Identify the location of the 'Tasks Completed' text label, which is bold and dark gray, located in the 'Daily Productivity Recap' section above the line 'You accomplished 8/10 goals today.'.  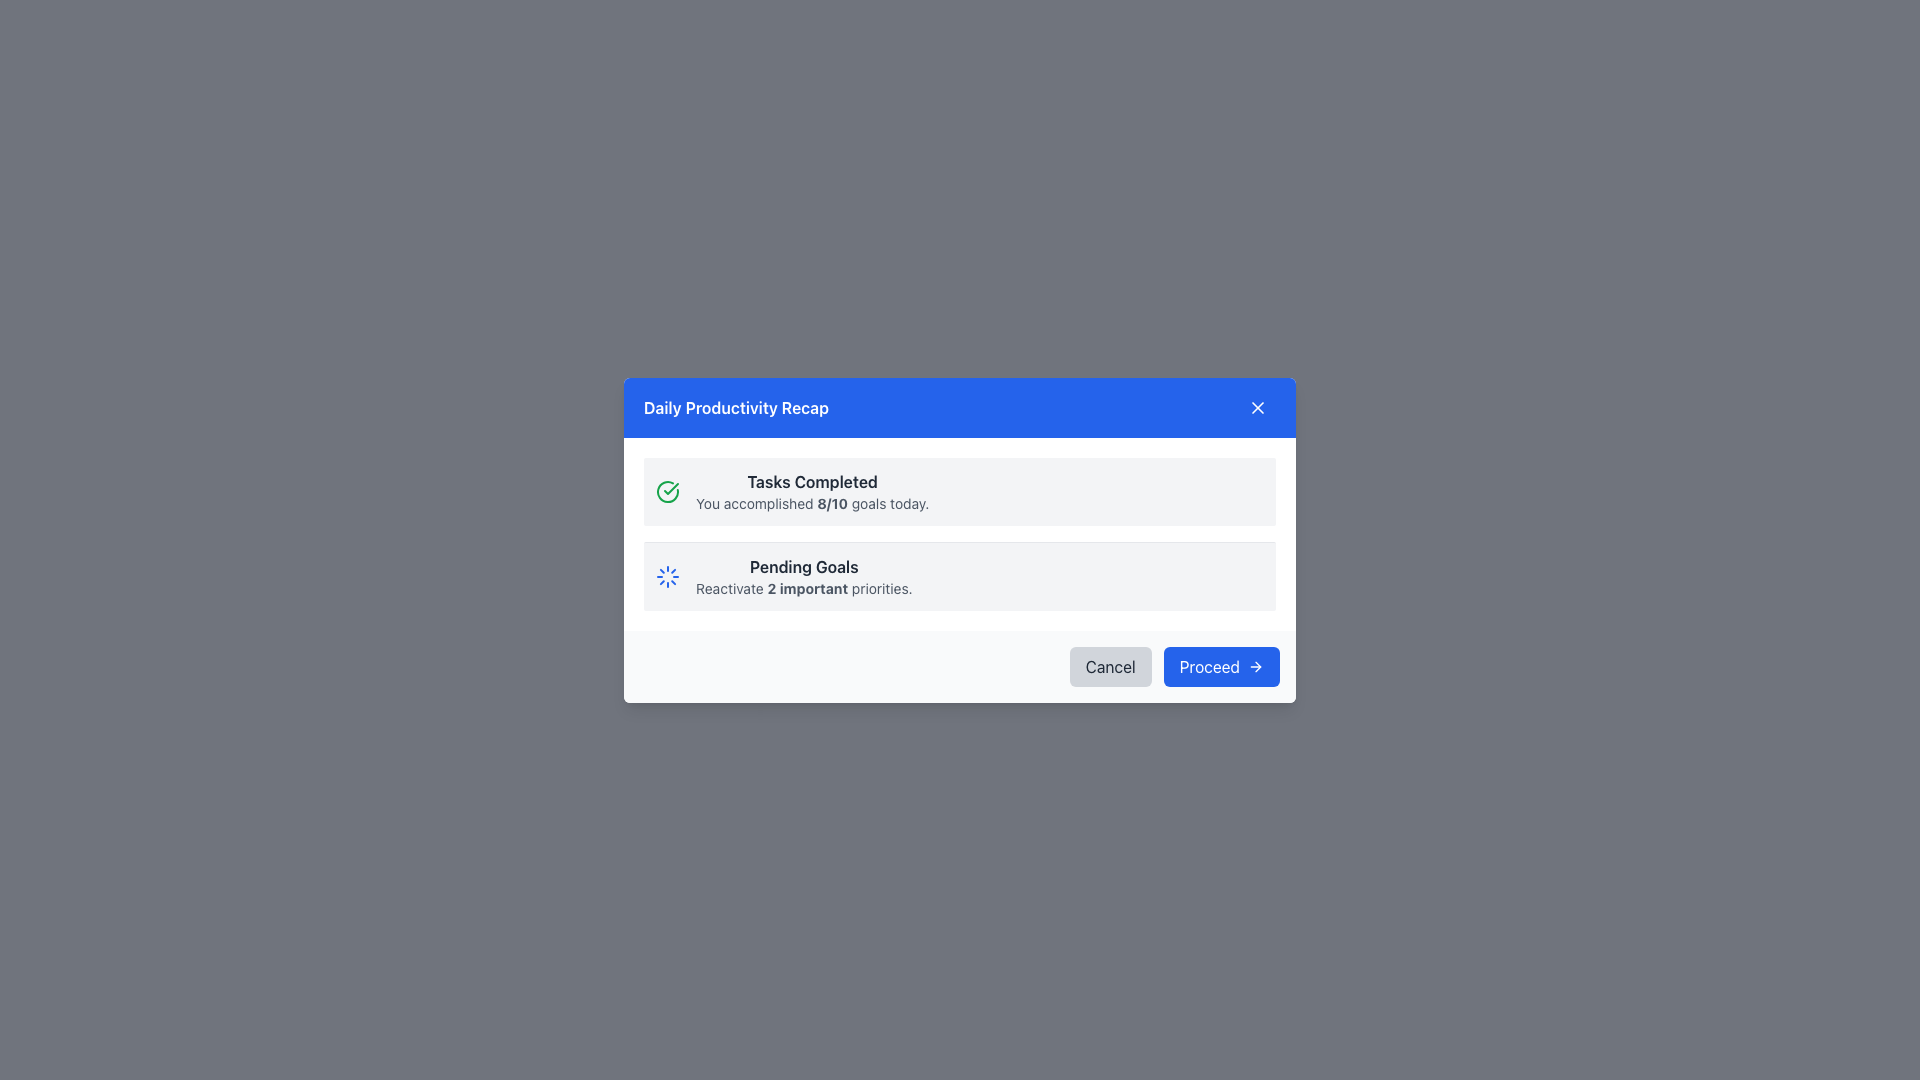
(812, 481).